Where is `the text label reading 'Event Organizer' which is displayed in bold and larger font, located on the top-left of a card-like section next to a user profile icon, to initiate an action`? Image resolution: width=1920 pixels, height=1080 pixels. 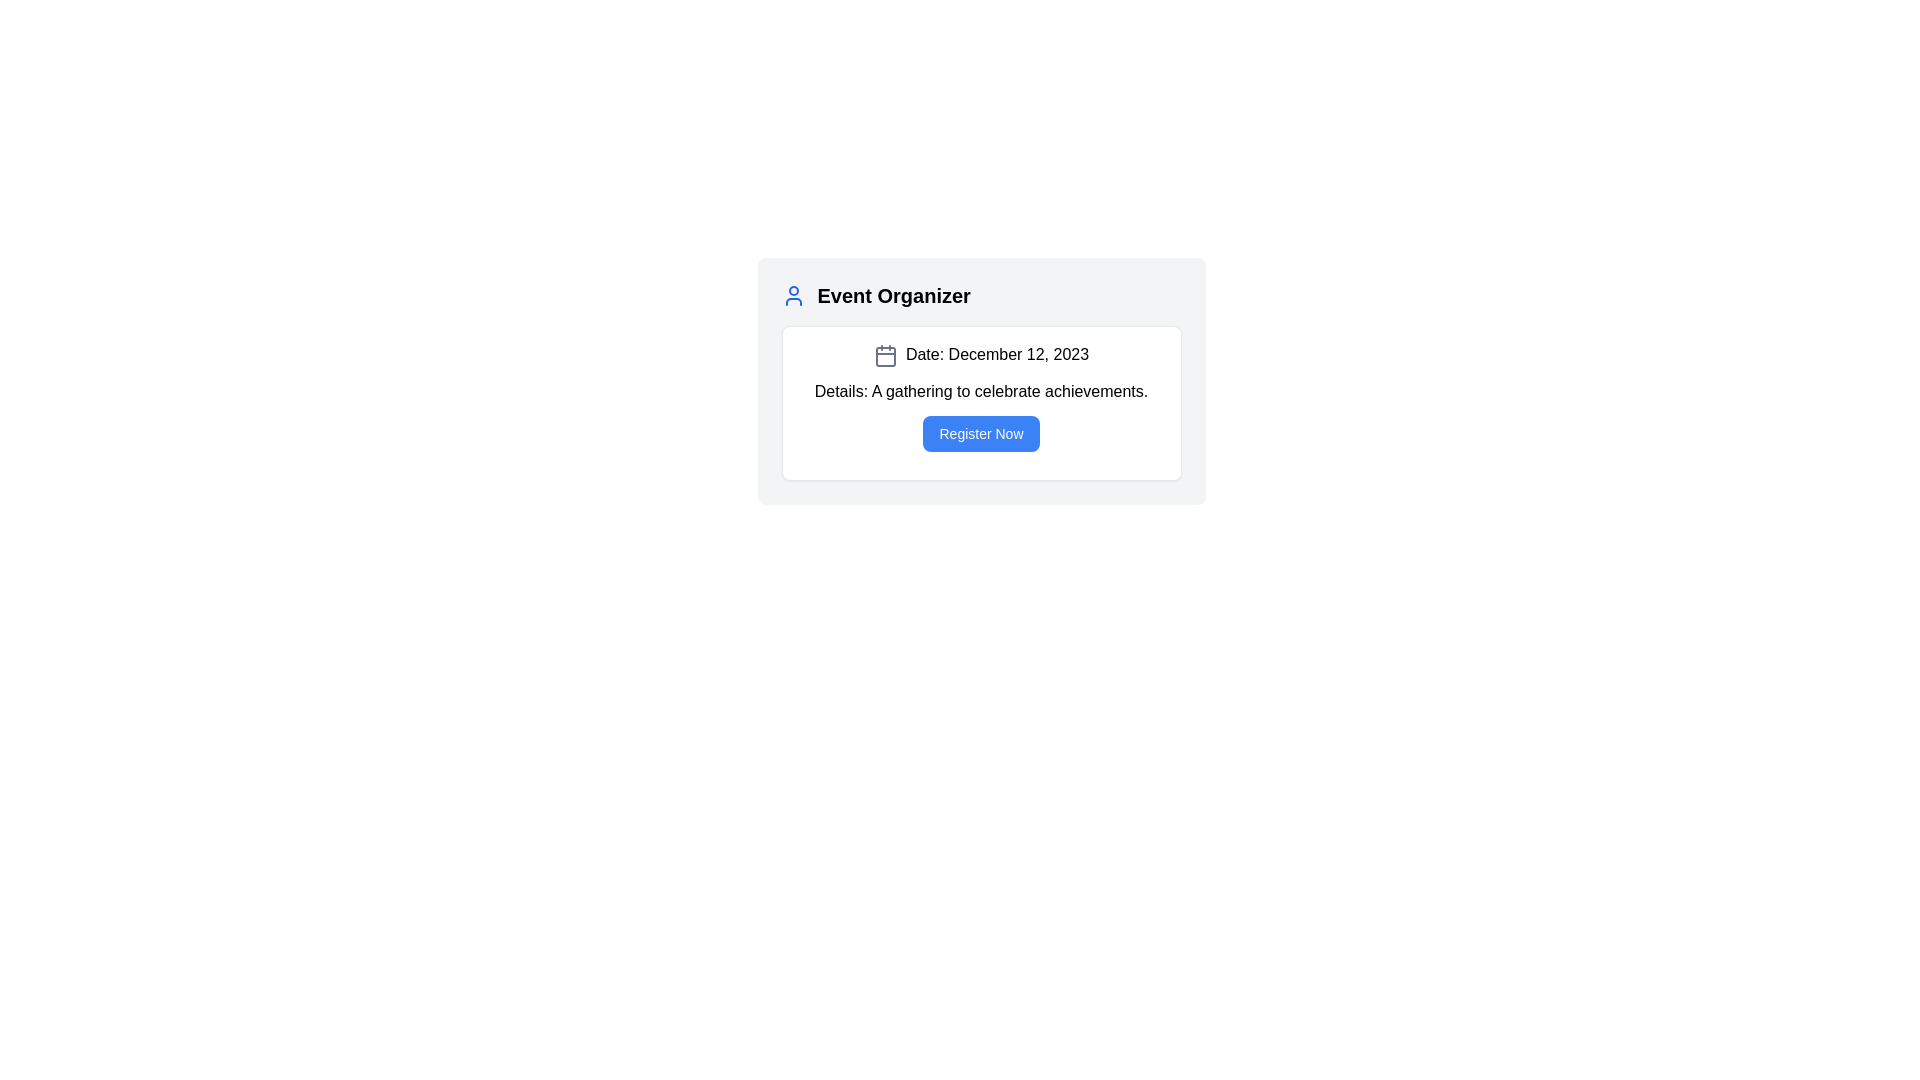 the text label reading 'Event Organizer' which is displayed in bold and larger font, located on the top-left of a card-like section next to a user profile icon, to initiate an action is located at coordinates (893, 296).